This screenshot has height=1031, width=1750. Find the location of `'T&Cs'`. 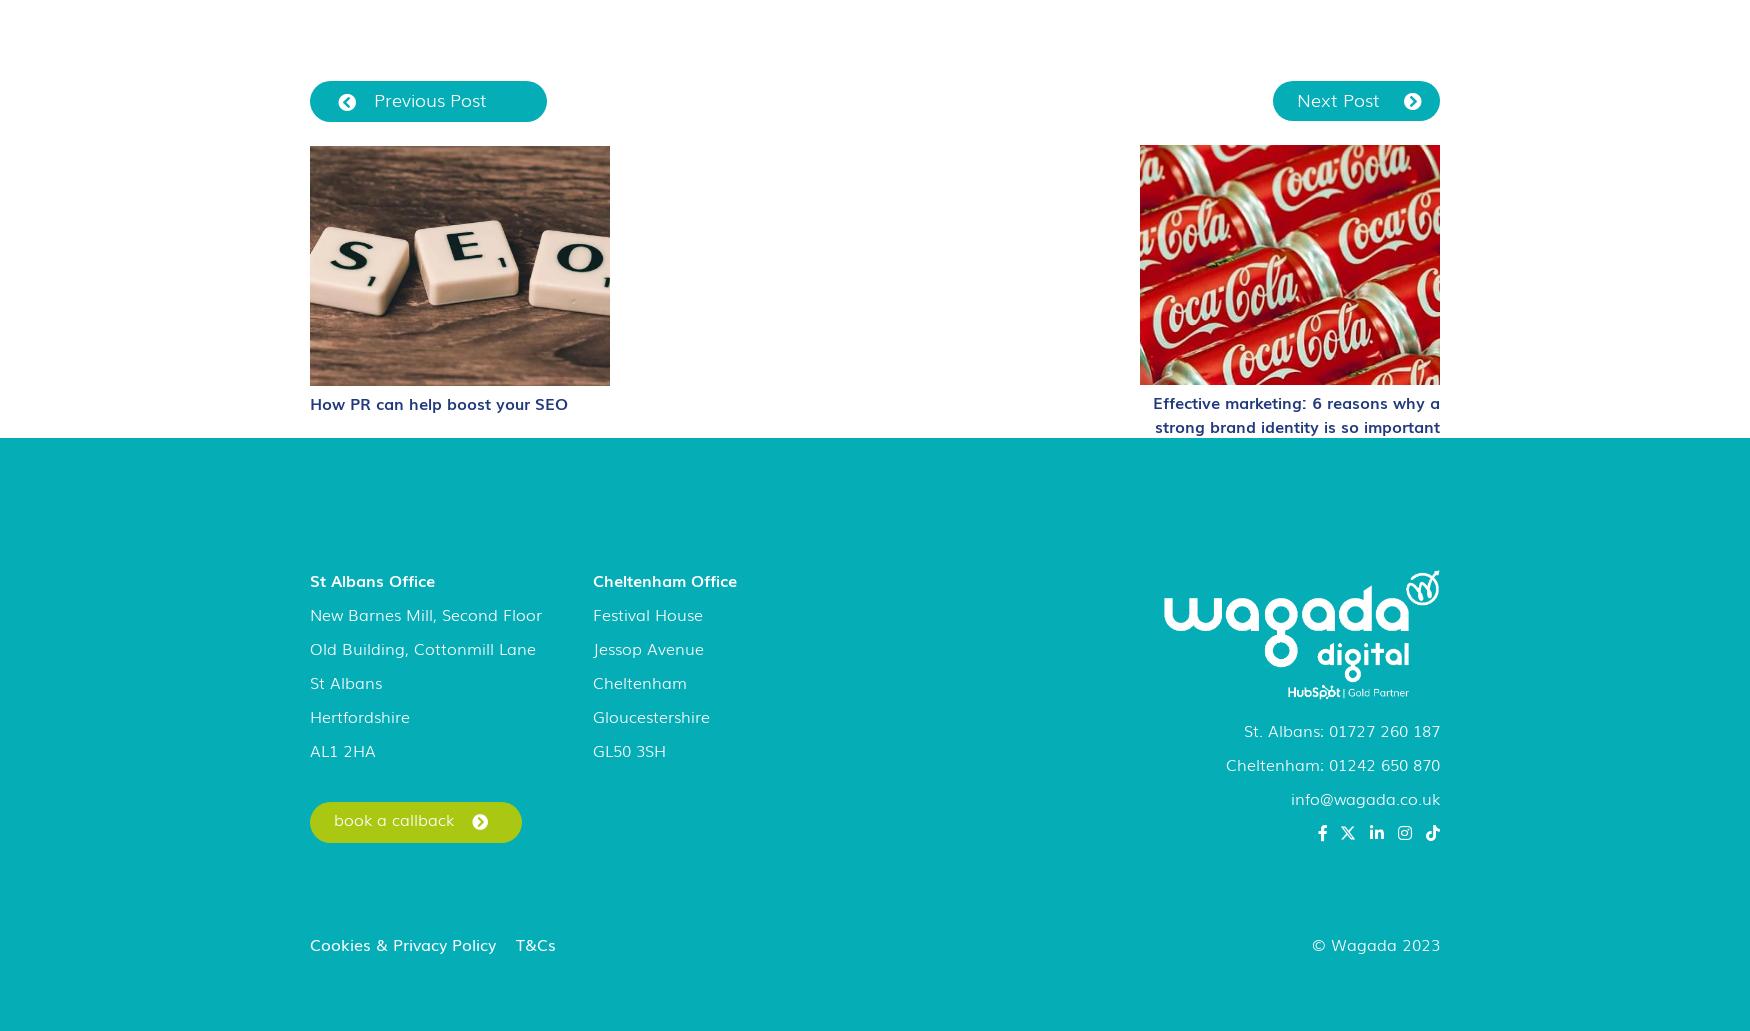

'T&Cs' is located at coordinates (515, 942).